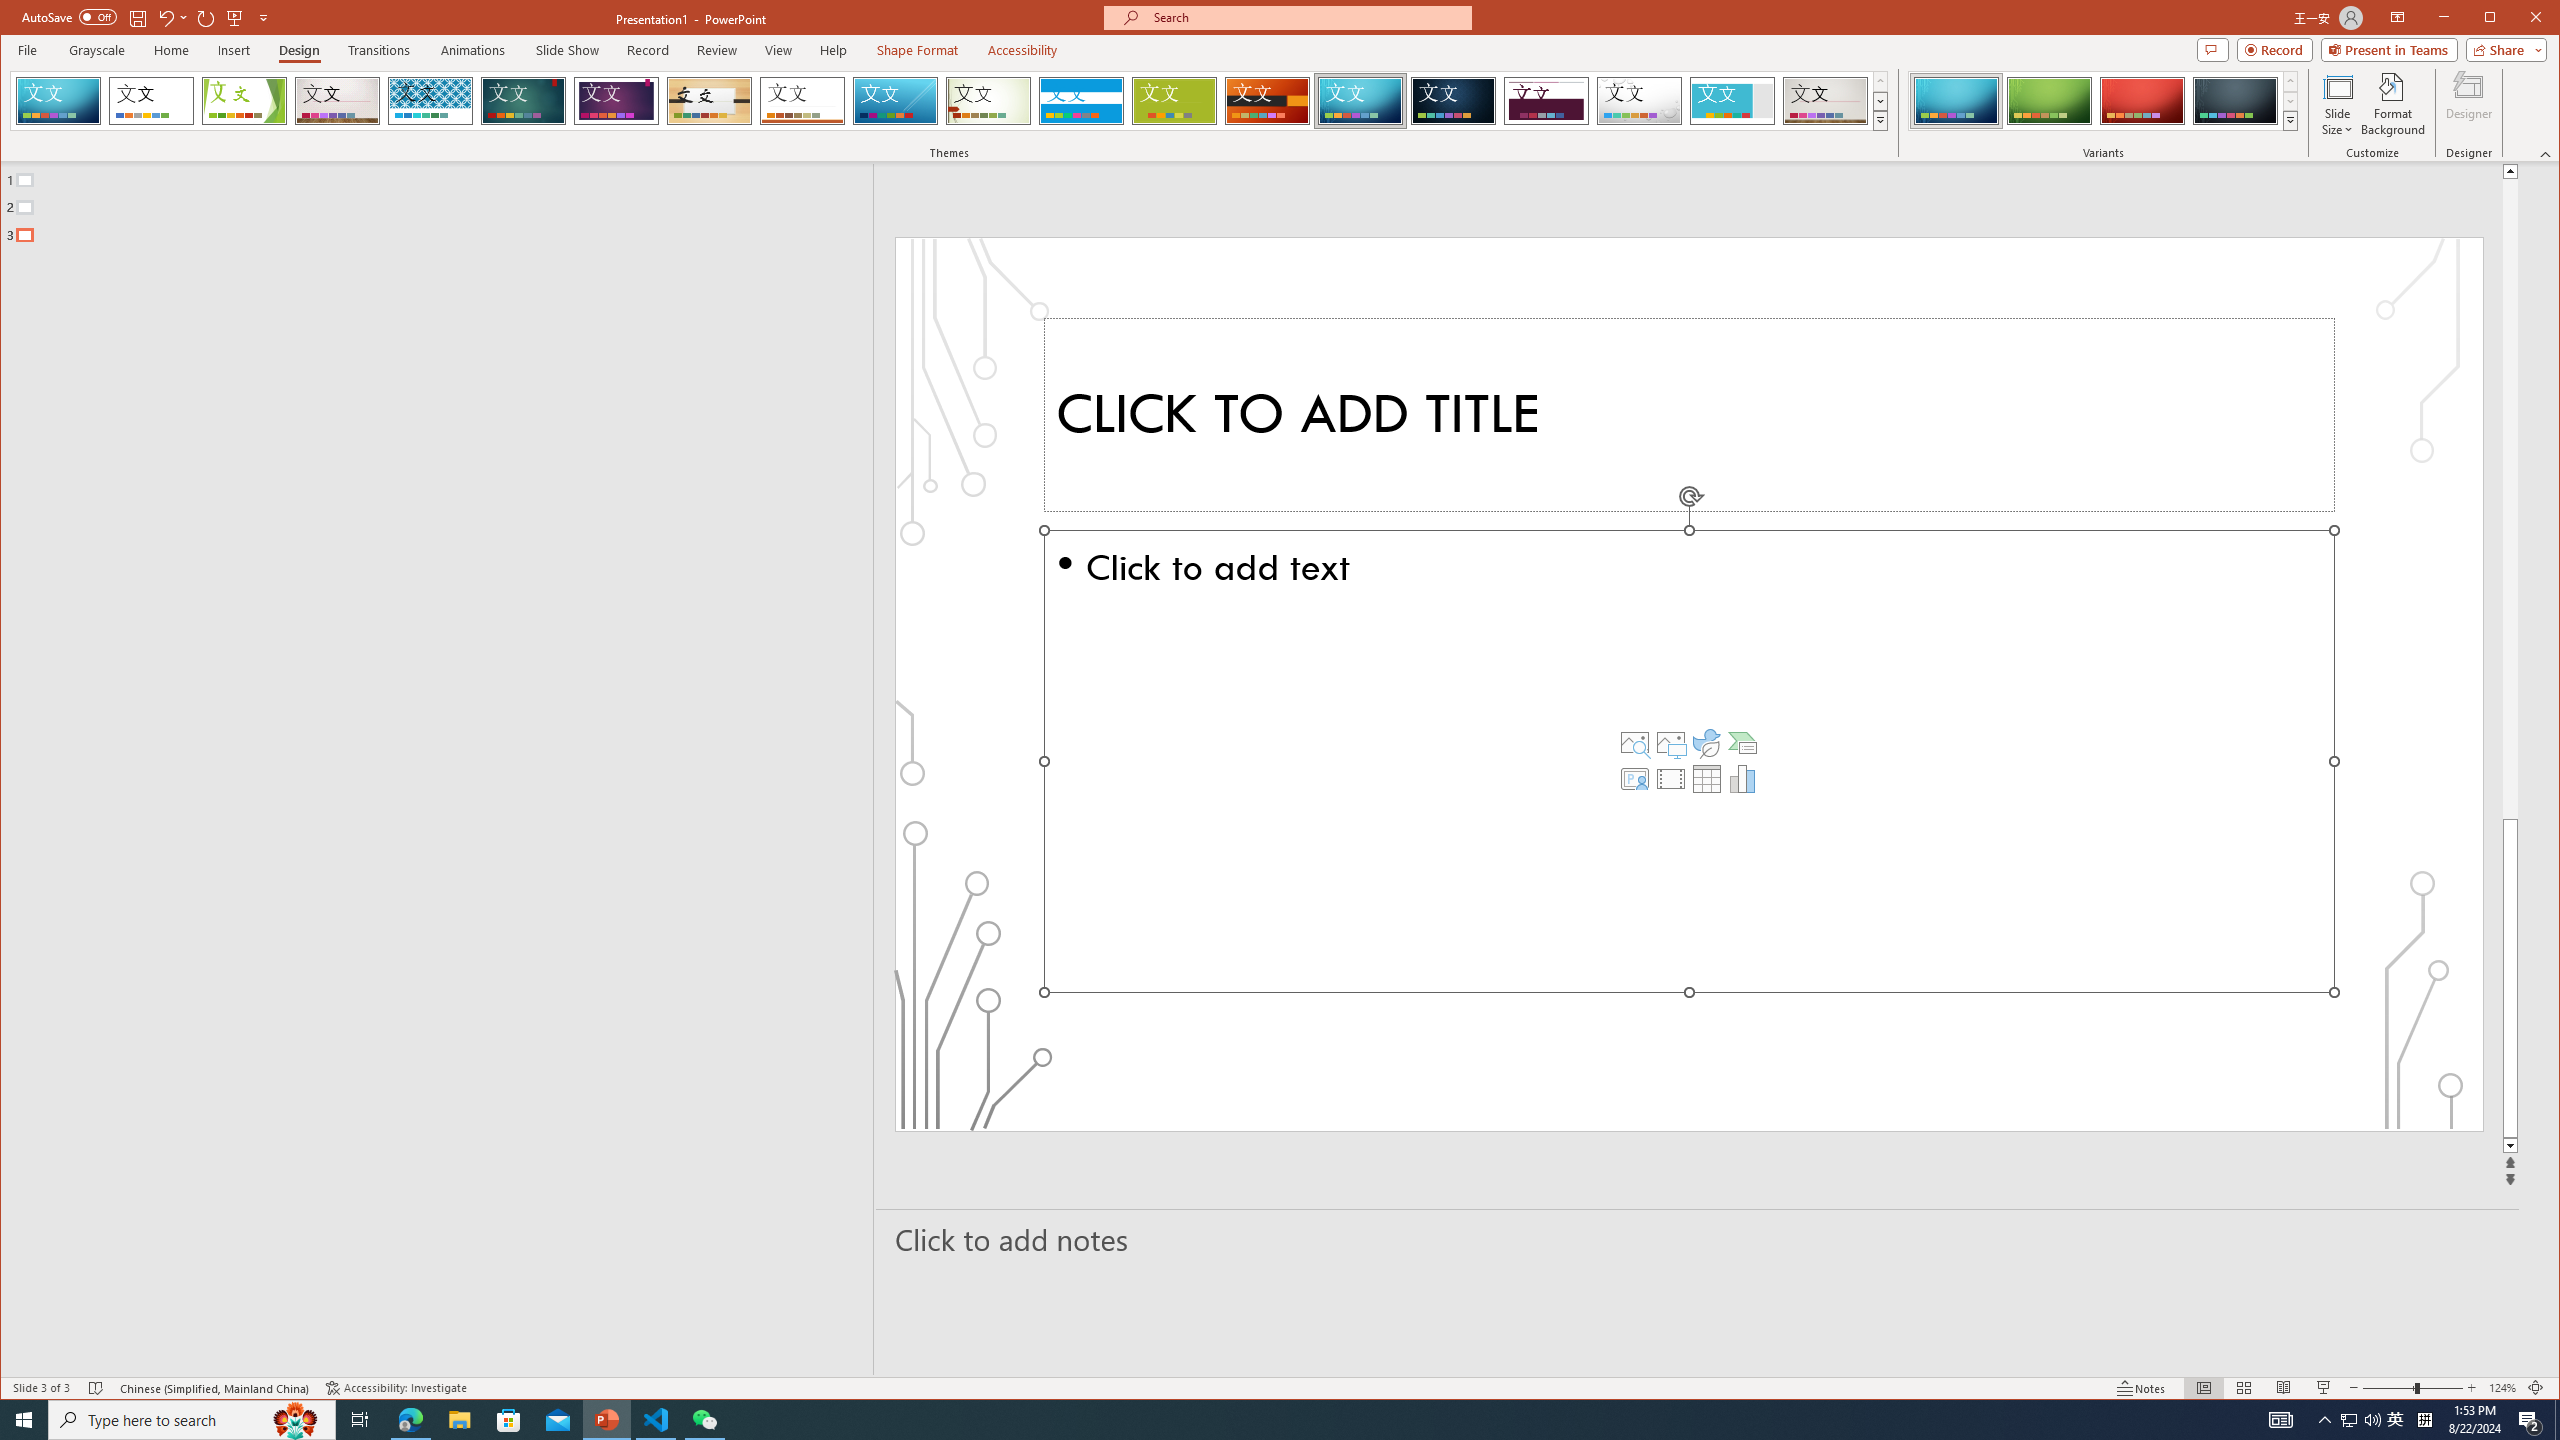 The height and width of the screenshot is (1440, 2560). What do you see at coordinates (1545, 100) in the screenshot?
I see `'Dividend'` at bounding box center [1545, 100].